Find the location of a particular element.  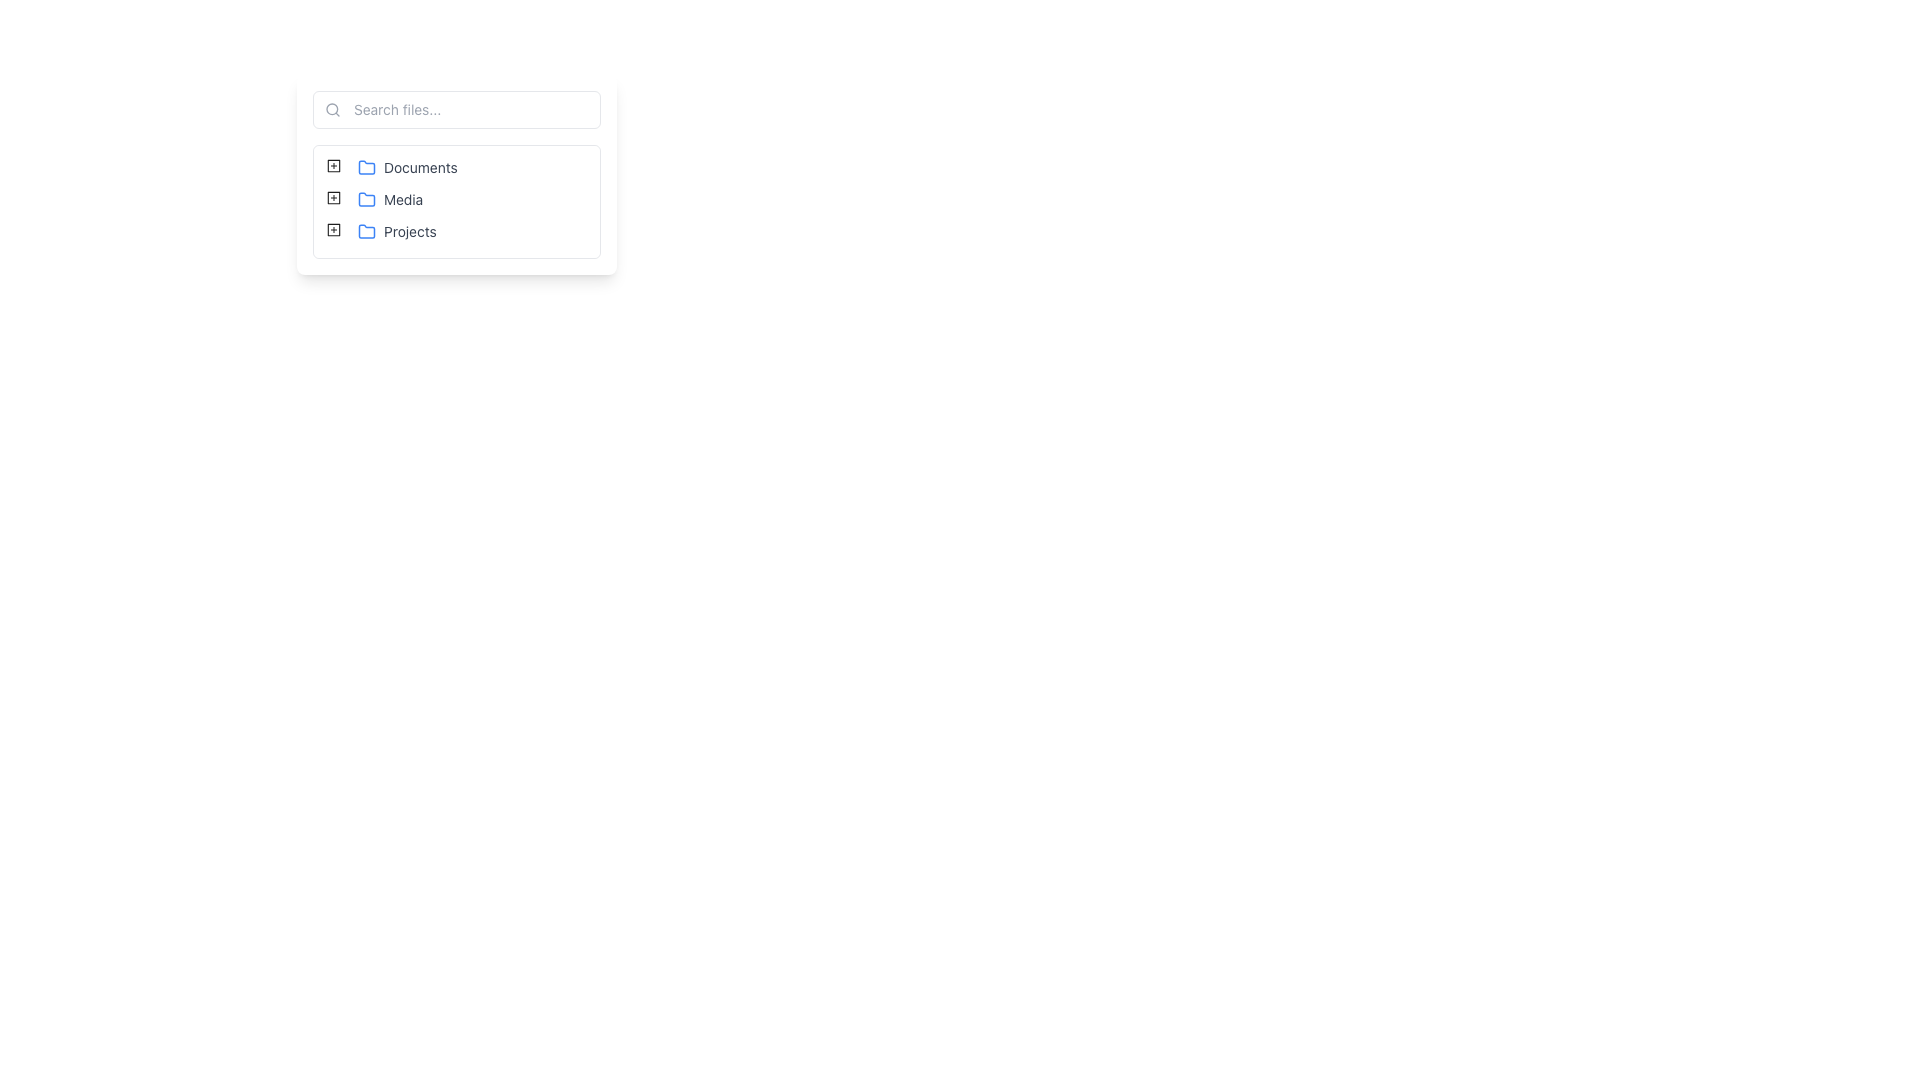

the first folder entry in the Treeview node, located directly under the search bar is located at coordinates (406, 167).